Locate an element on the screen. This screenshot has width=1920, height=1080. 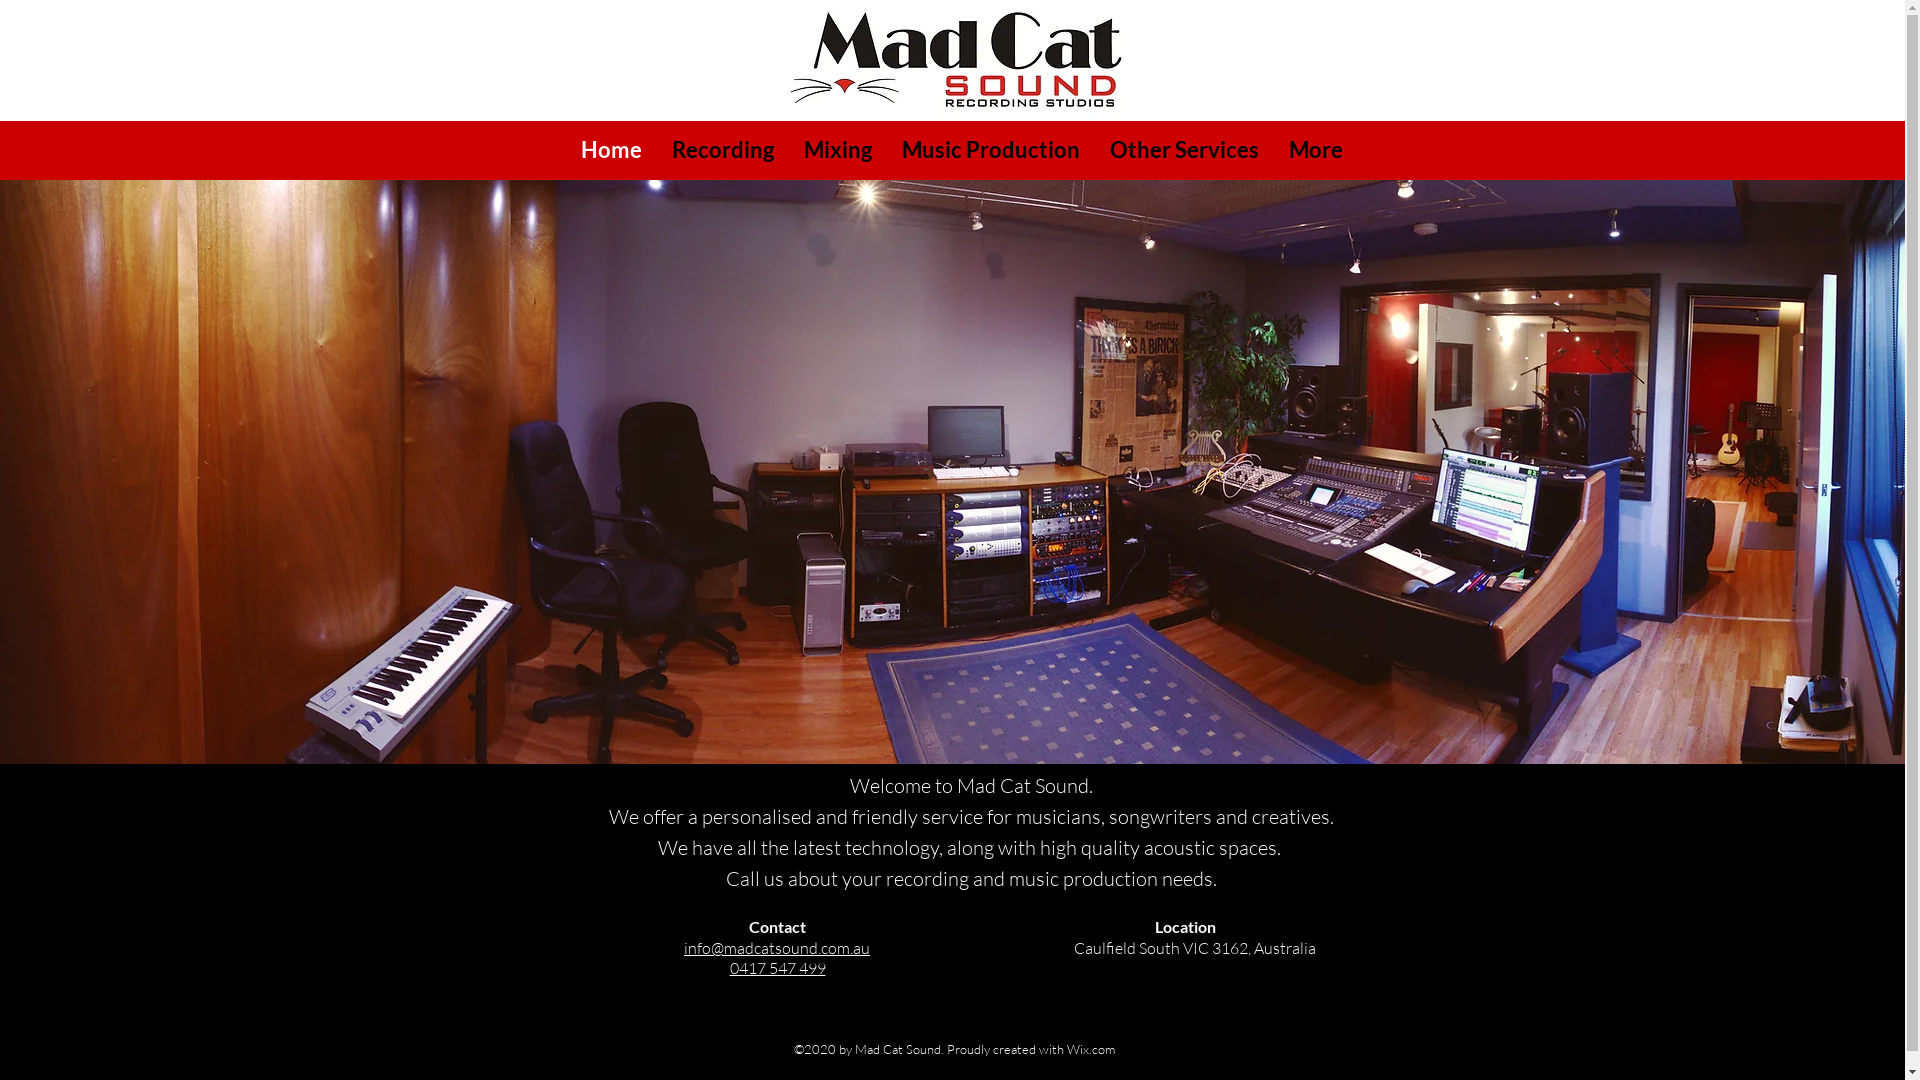
'Mixing' is located at coordinates (836, 149).